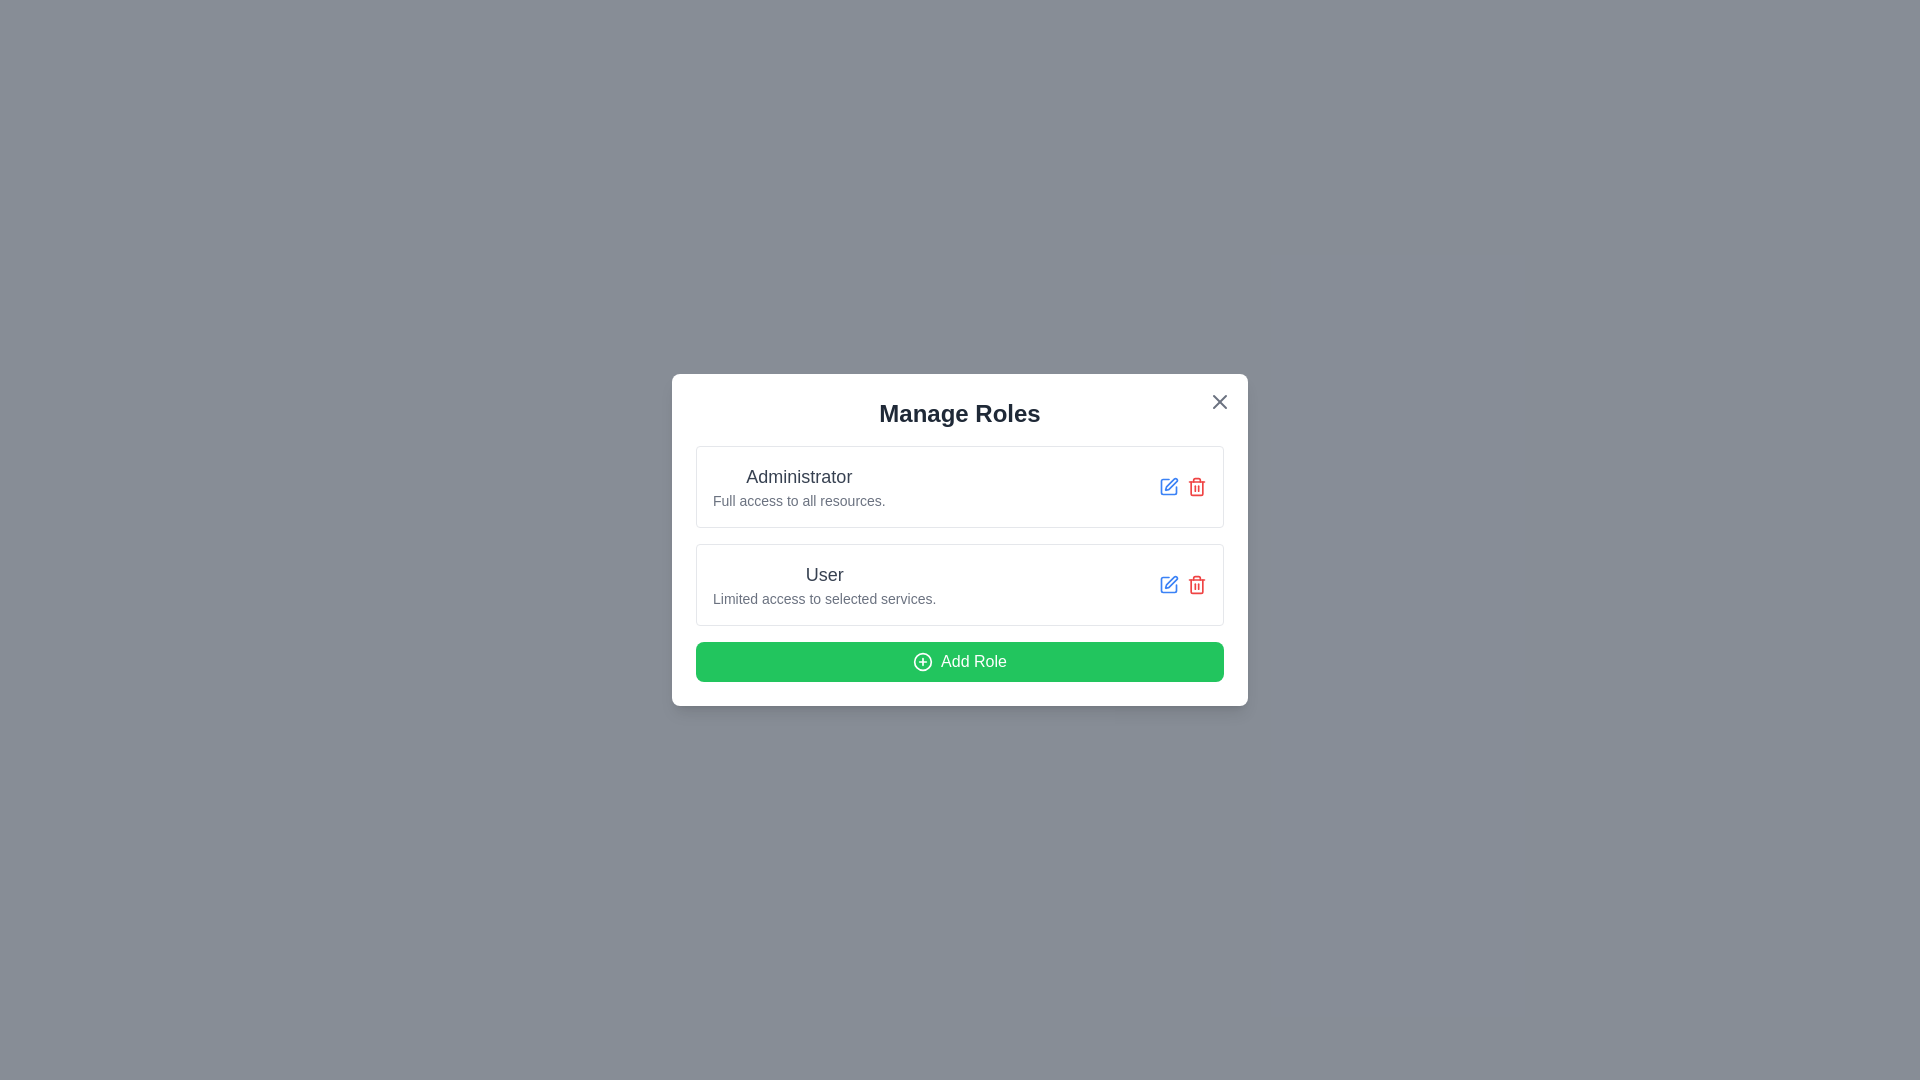 This screenshot has width=1920, height=1080. I want to click on the close button located in the top-right corner of the dialog box to change its color, so click(1218, 401).